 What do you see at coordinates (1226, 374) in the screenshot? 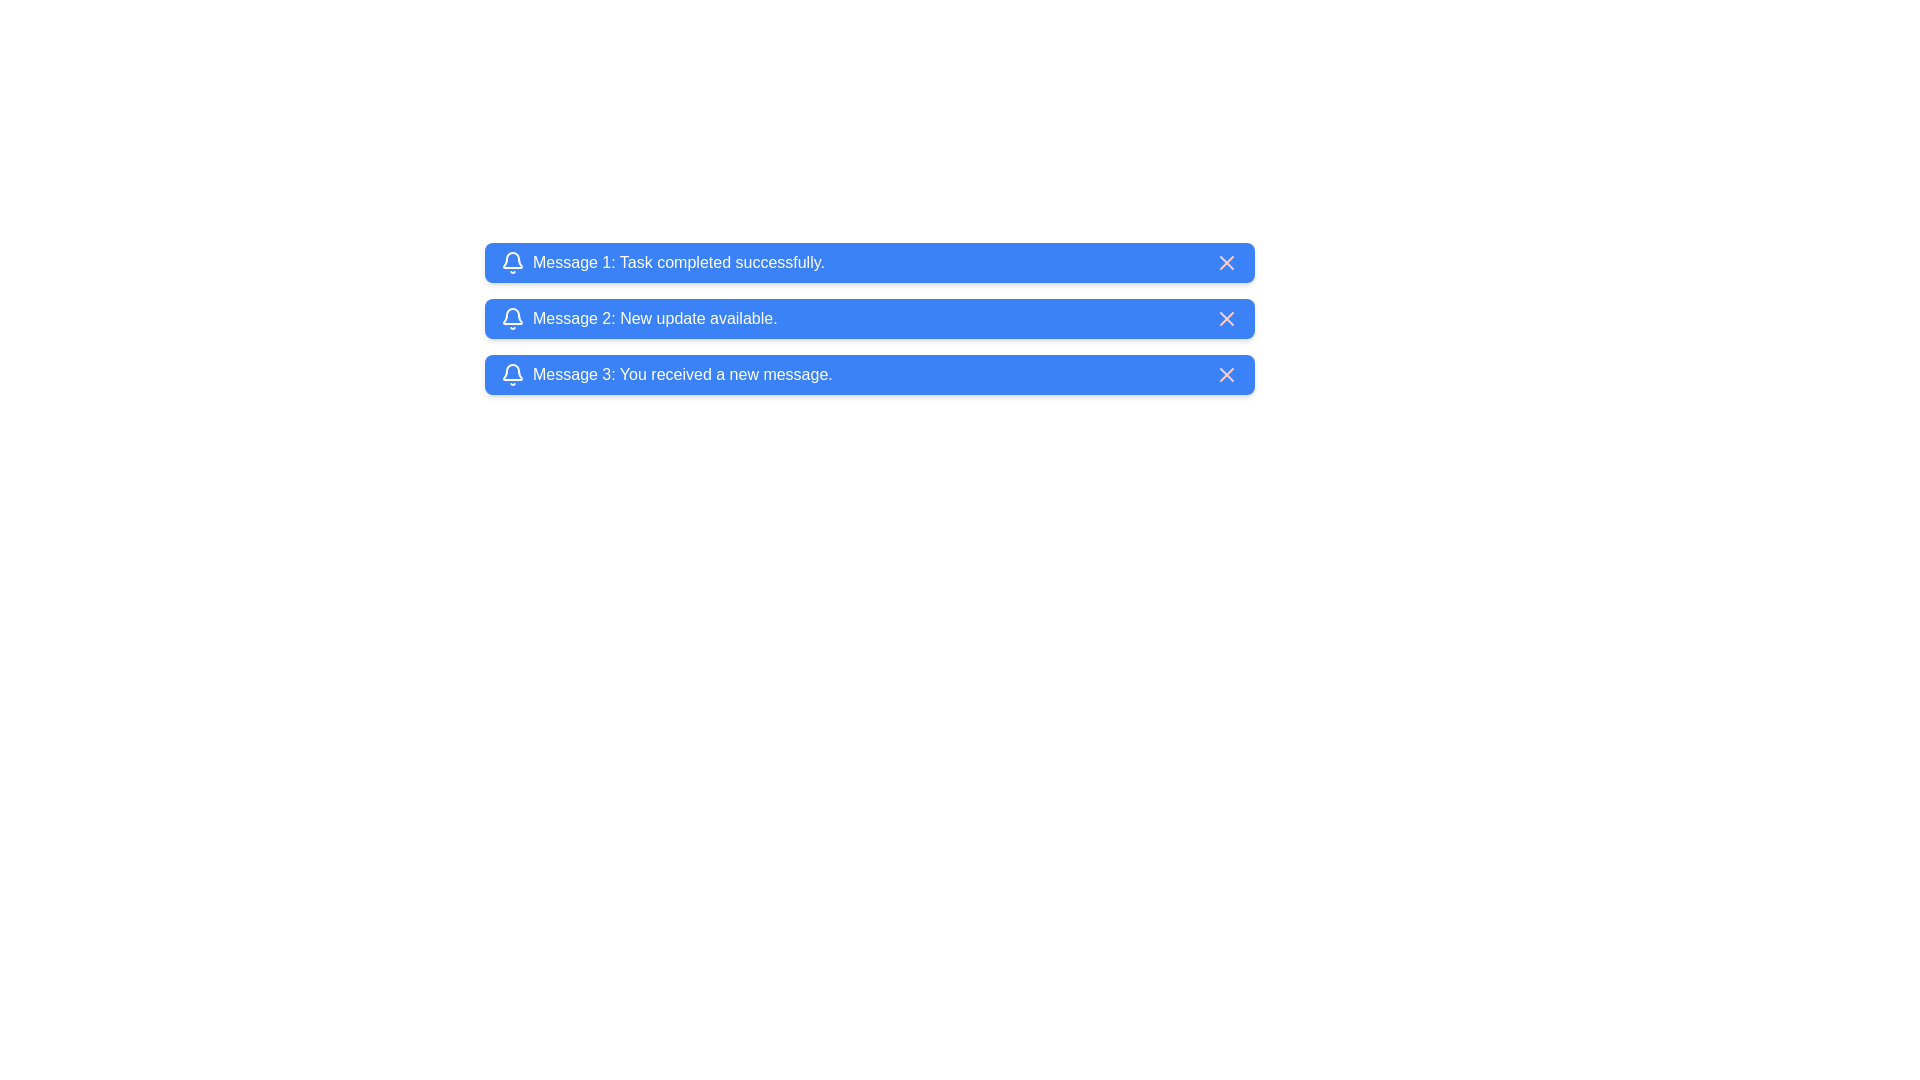
I see `the close icon of the notification that contains the message 'You received a new message'` at bounding box center [1226, 374].